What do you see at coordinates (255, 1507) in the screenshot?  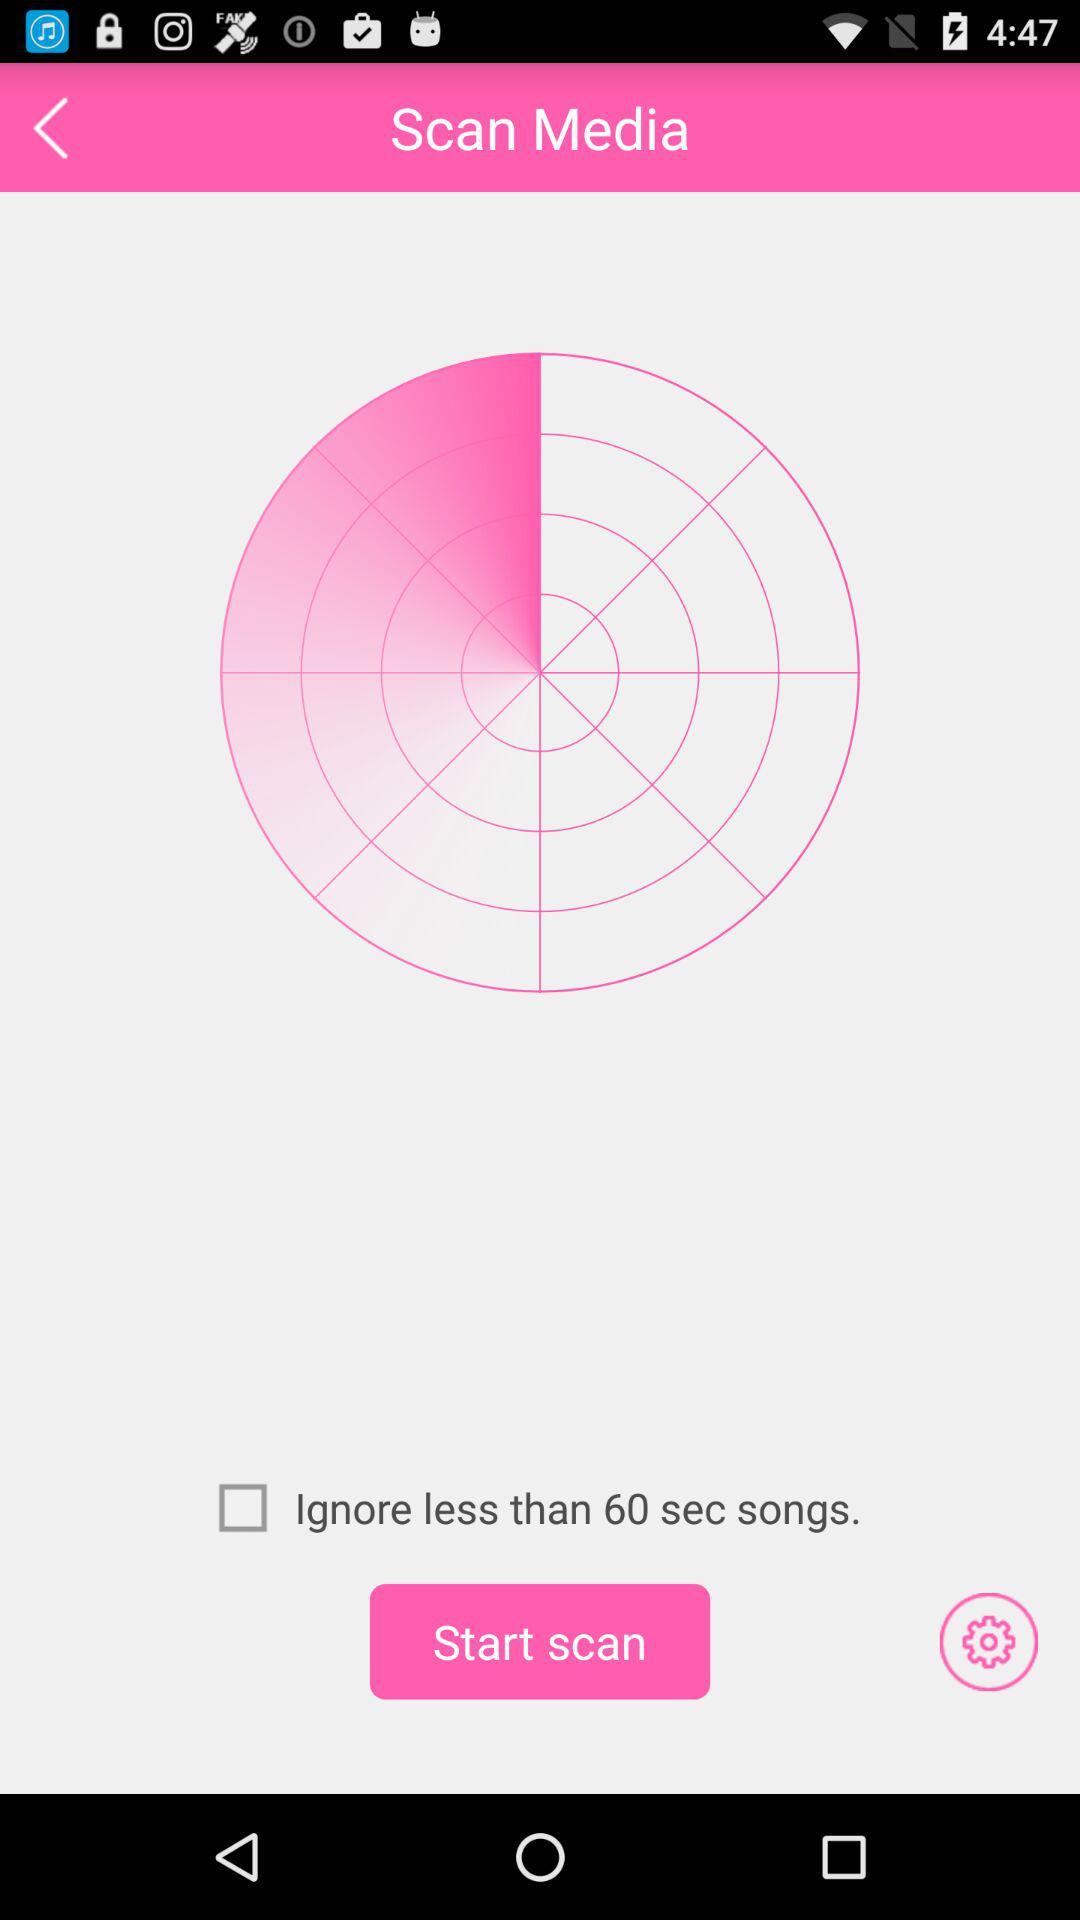 I see `the item at the bottom left corner` at bounding box center [255, 1507].